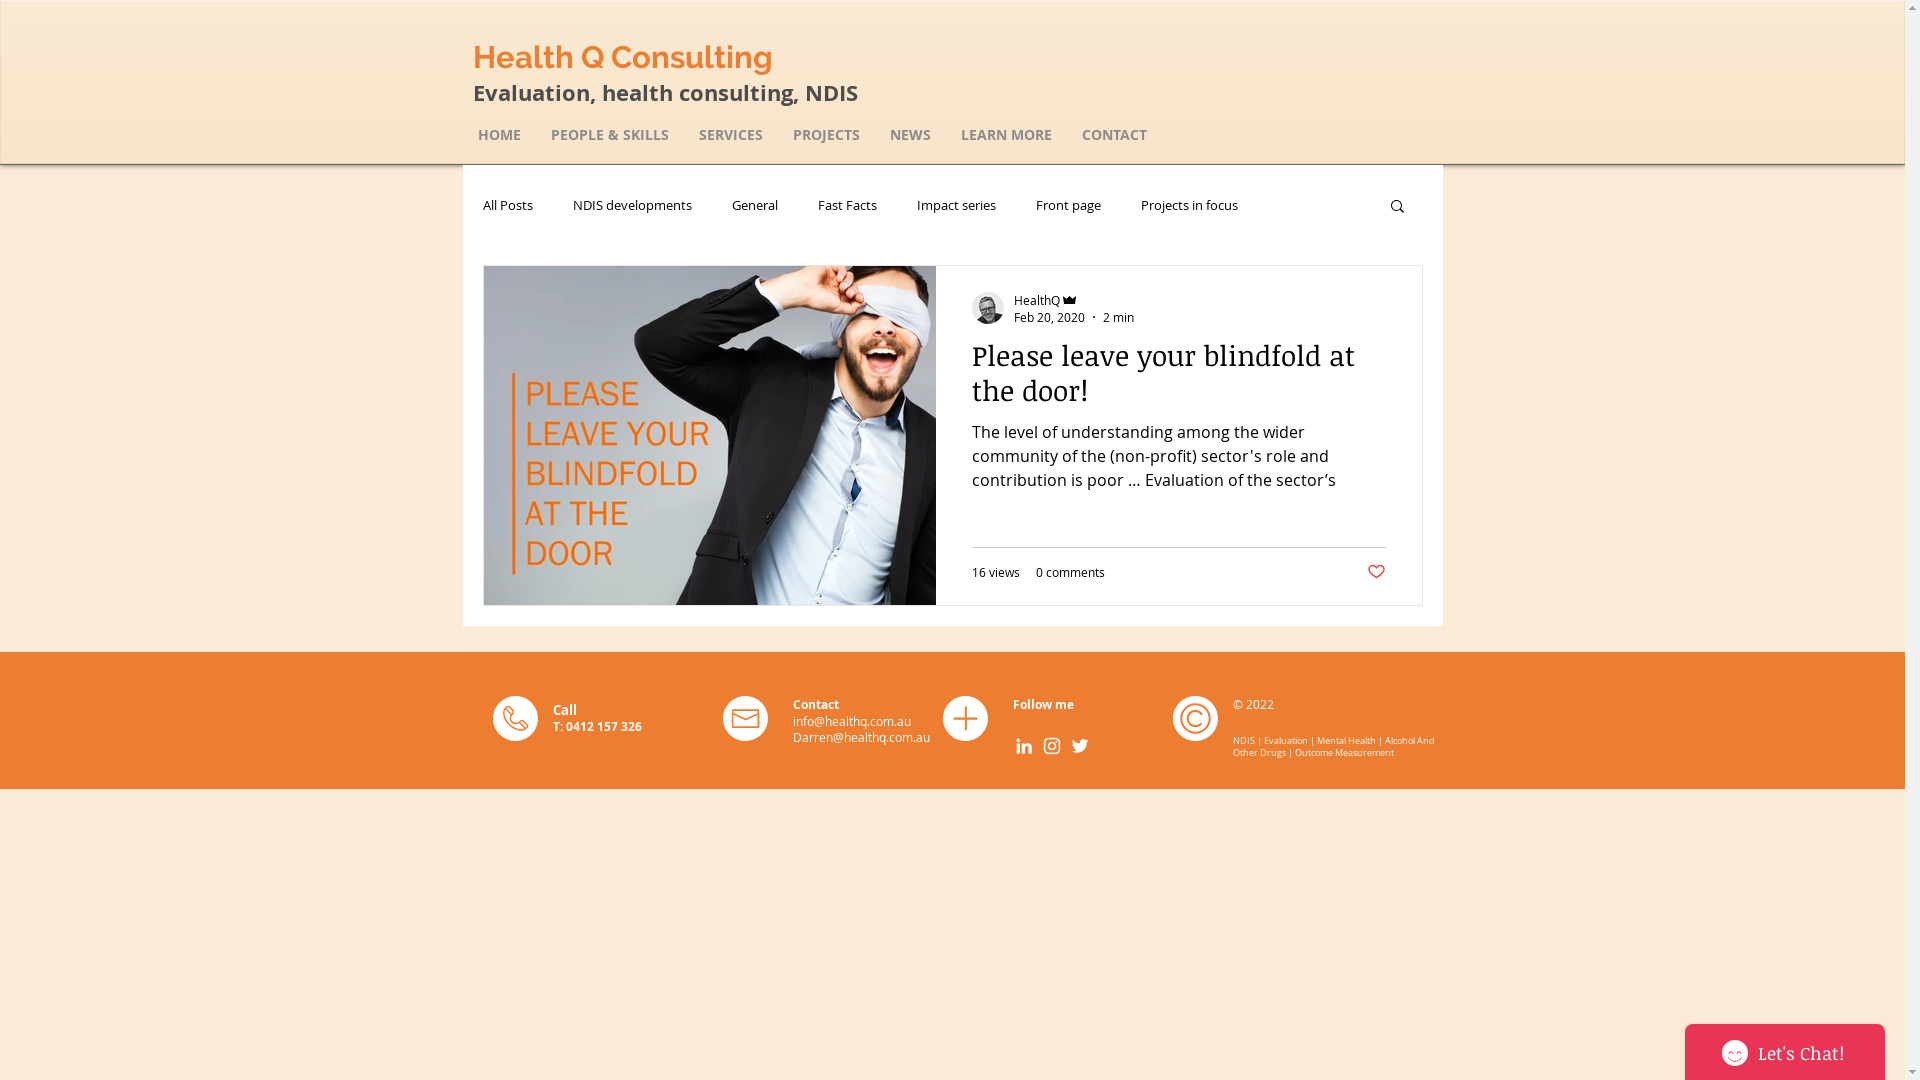  Describe the element at coordinates (826, 134) in the screenshot. I see `'PROJECTS'` at that location.